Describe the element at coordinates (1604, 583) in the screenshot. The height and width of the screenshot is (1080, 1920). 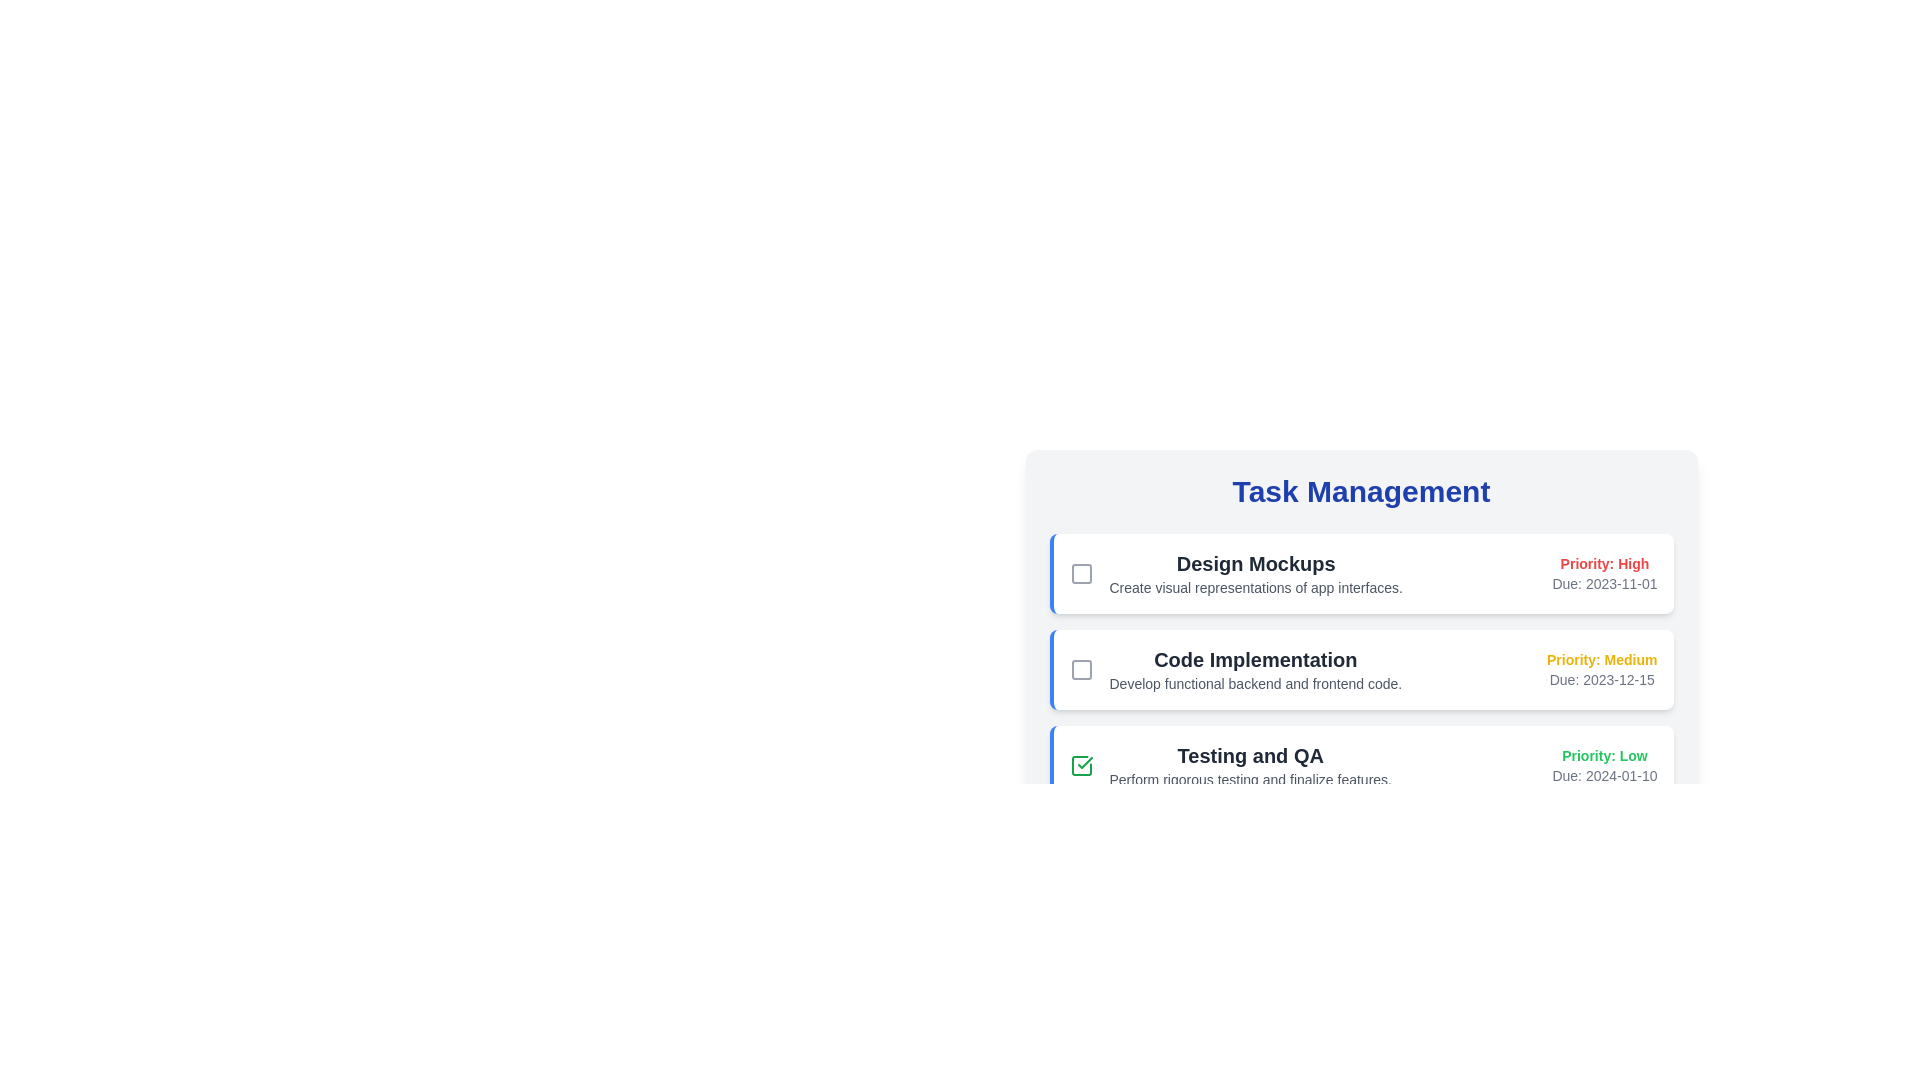
I see `the static text label displaying 'Due: 2023-11-01', which is located below the 'Priority: High' label in the 'Task Management' interface` at that location.